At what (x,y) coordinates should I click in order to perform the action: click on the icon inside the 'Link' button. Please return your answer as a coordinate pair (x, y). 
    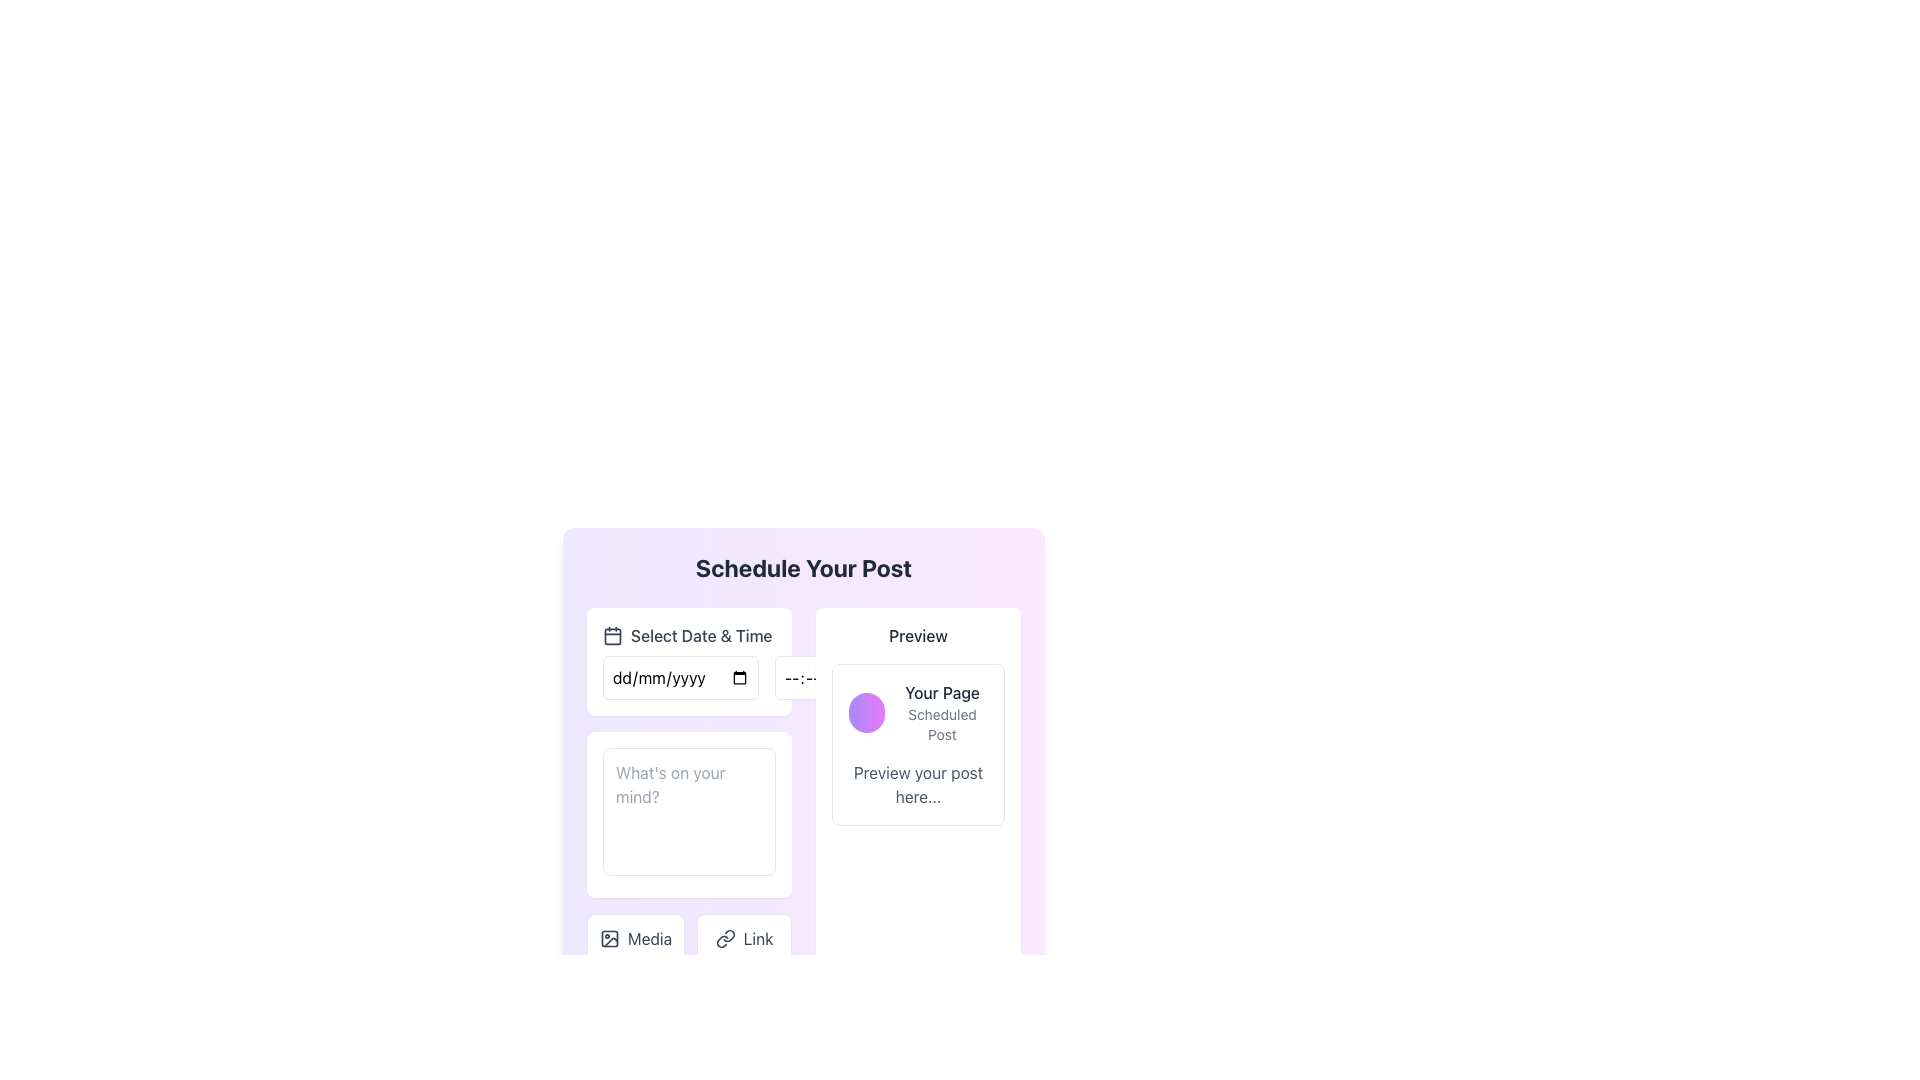
    Looking at the image, I should click on (724, 938).